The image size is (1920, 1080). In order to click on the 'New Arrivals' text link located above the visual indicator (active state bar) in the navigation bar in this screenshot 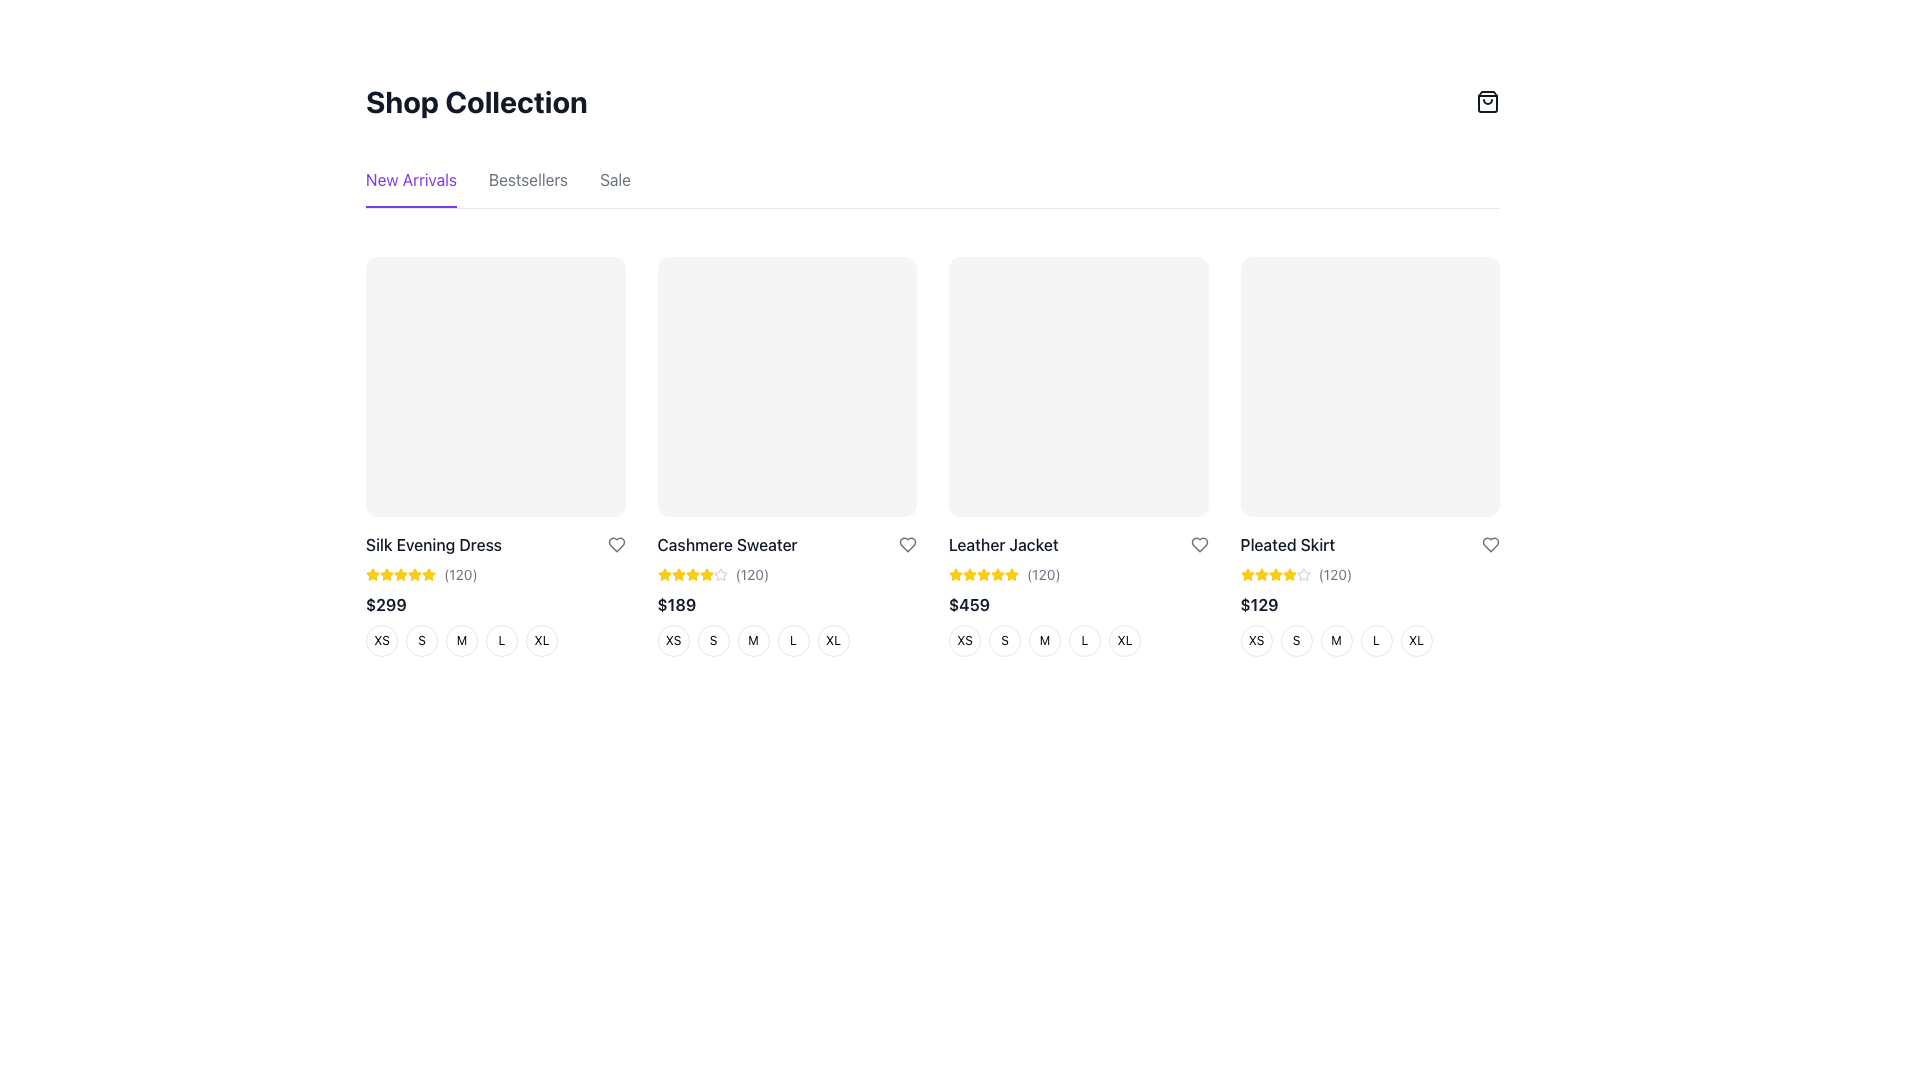, I will do `click(410, 207)`.